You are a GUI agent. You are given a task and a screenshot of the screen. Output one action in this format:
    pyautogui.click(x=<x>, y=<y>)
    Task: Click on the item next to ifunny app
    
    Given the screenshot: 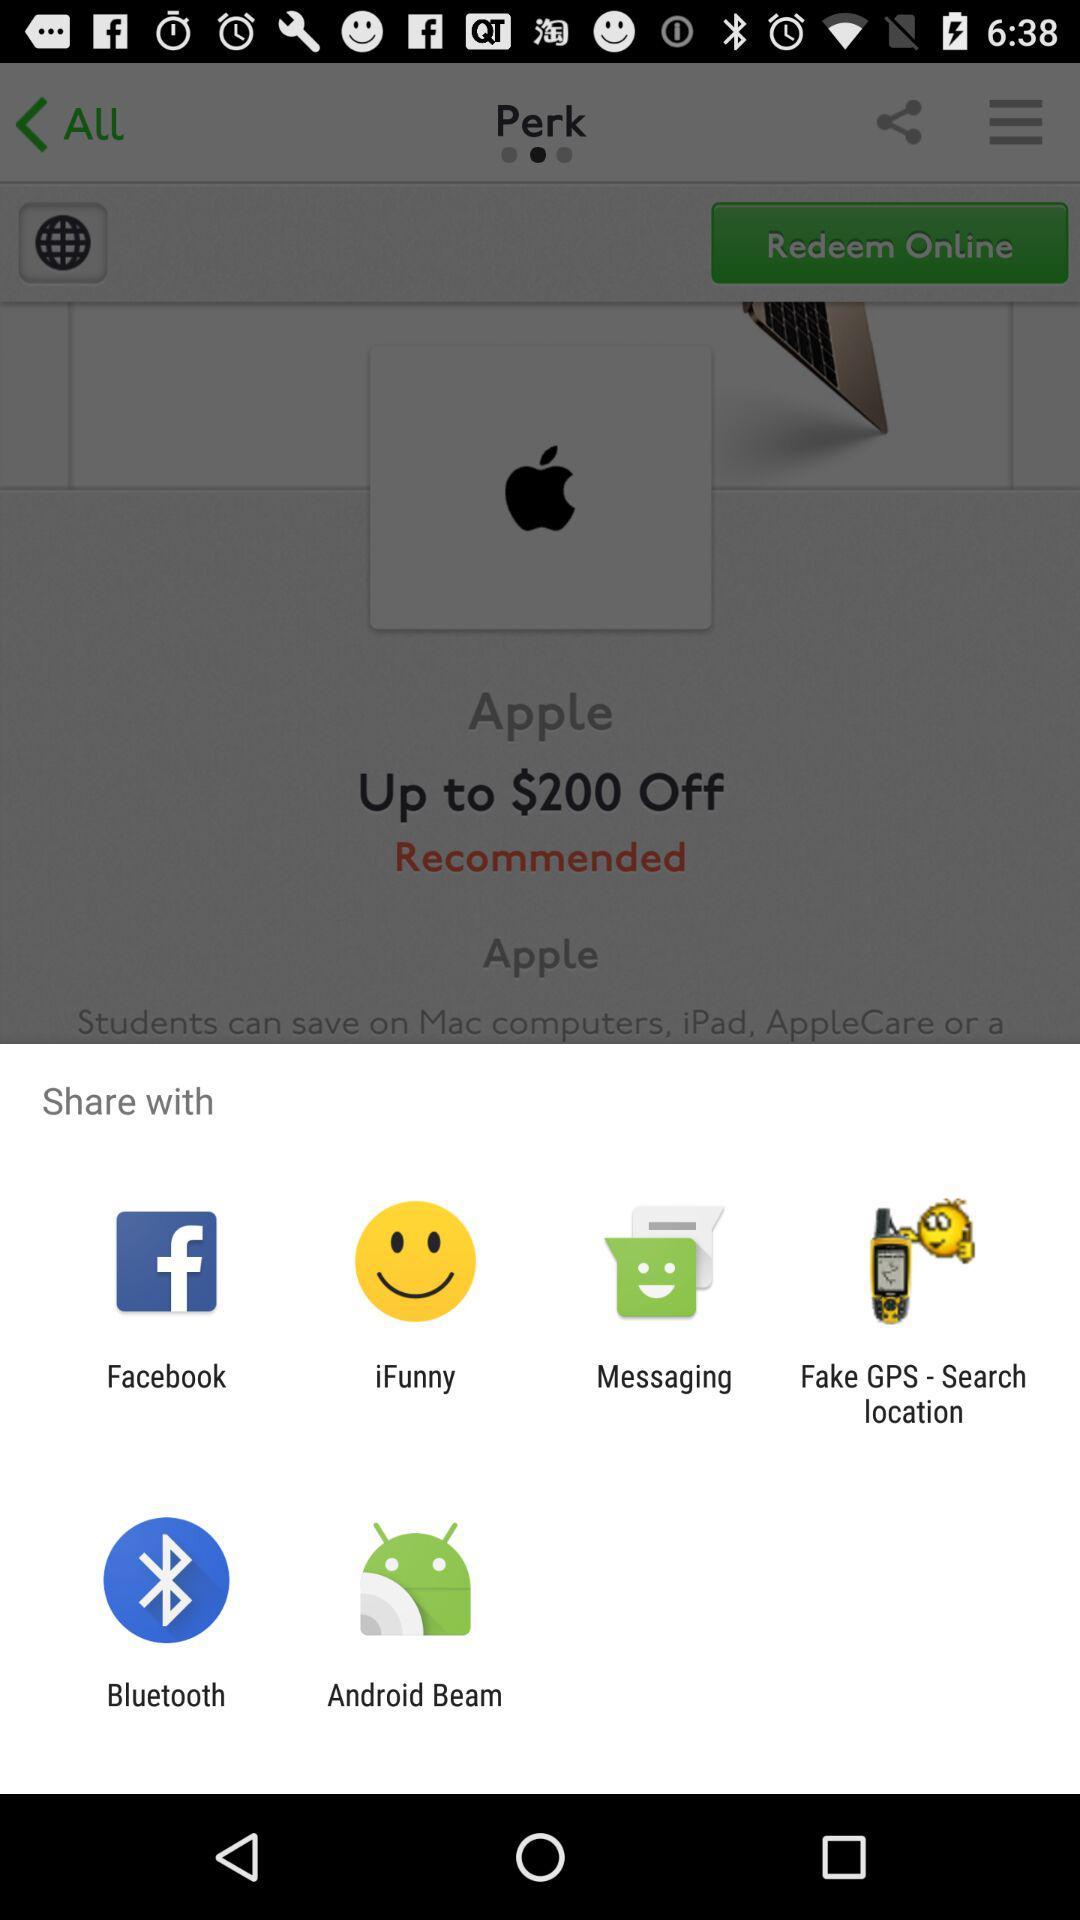 What is the action you would take?
    pyautogui.click(x=165, y=1392)
    